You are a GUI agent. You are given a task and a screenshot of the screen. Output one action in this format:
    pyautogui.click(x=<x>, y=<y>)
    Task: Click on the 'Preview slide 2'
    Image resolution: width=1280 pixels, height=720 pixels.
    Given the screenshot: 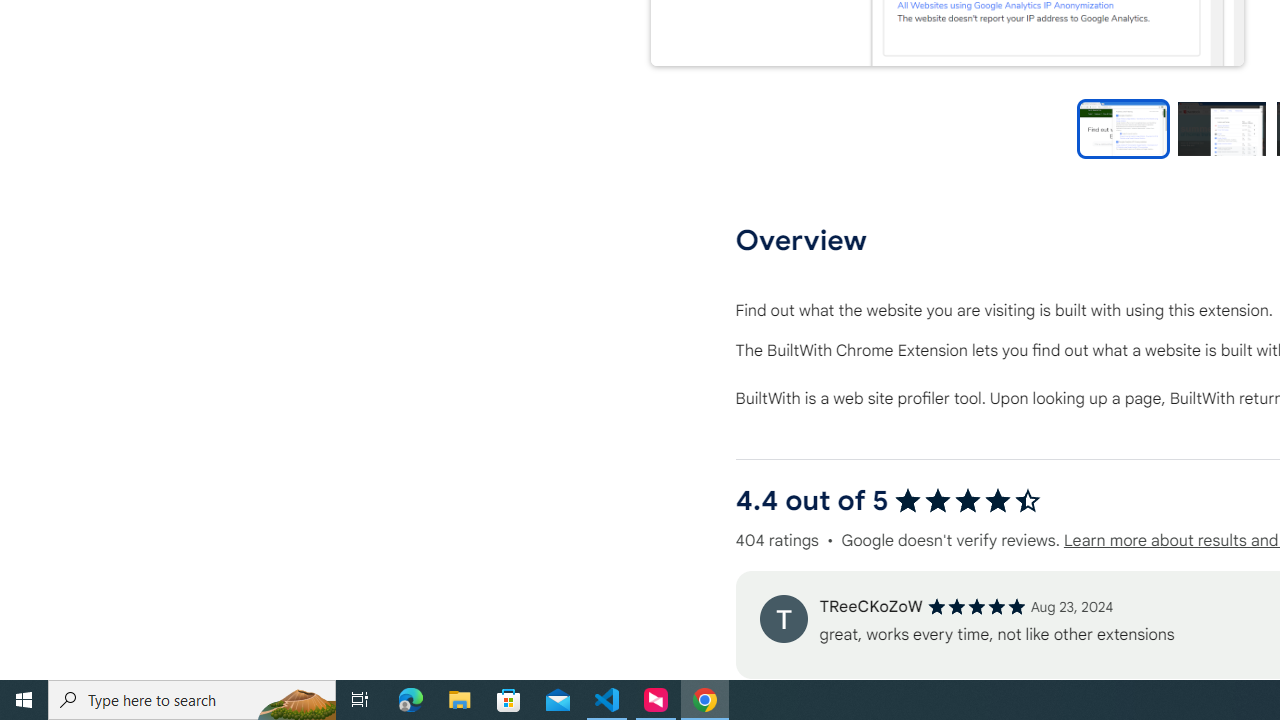 What is the action you would take?
    pyautogui.click(x=1220, y=128)
    